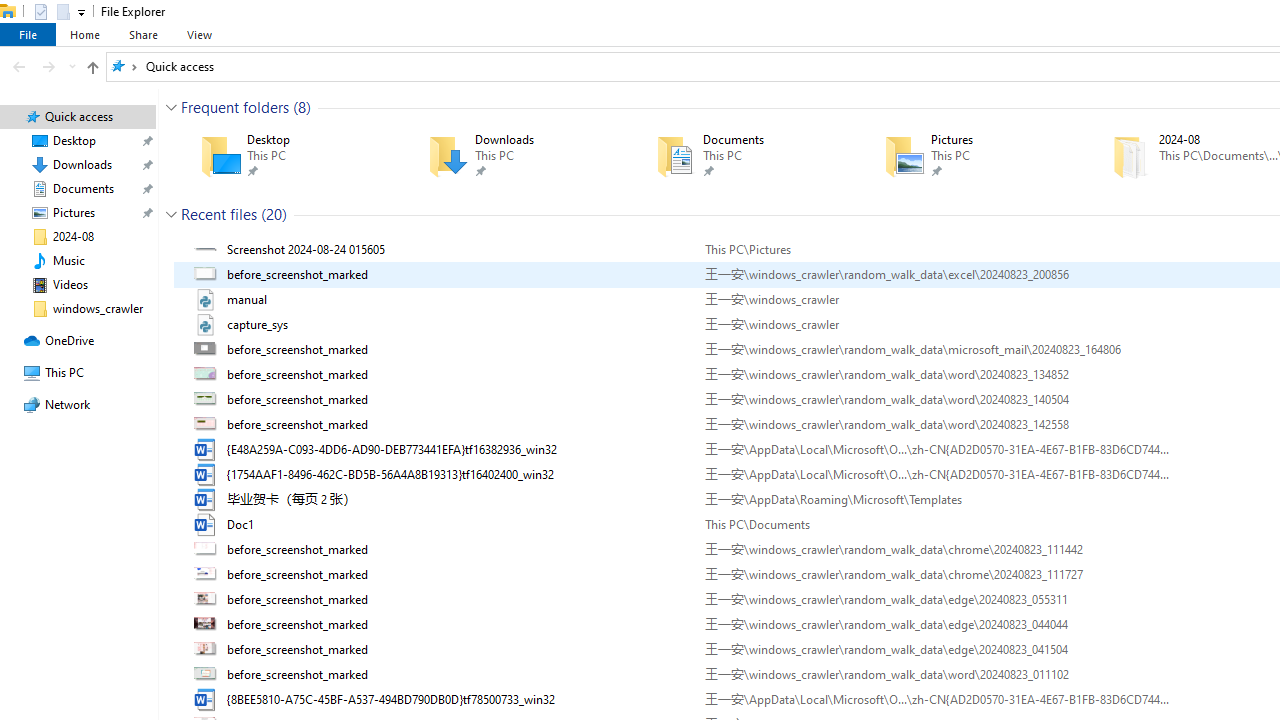  What do you see at coordinates (179, 65) in the screenshot?
I see `'Quick access'` at bounding box center [179, 65].